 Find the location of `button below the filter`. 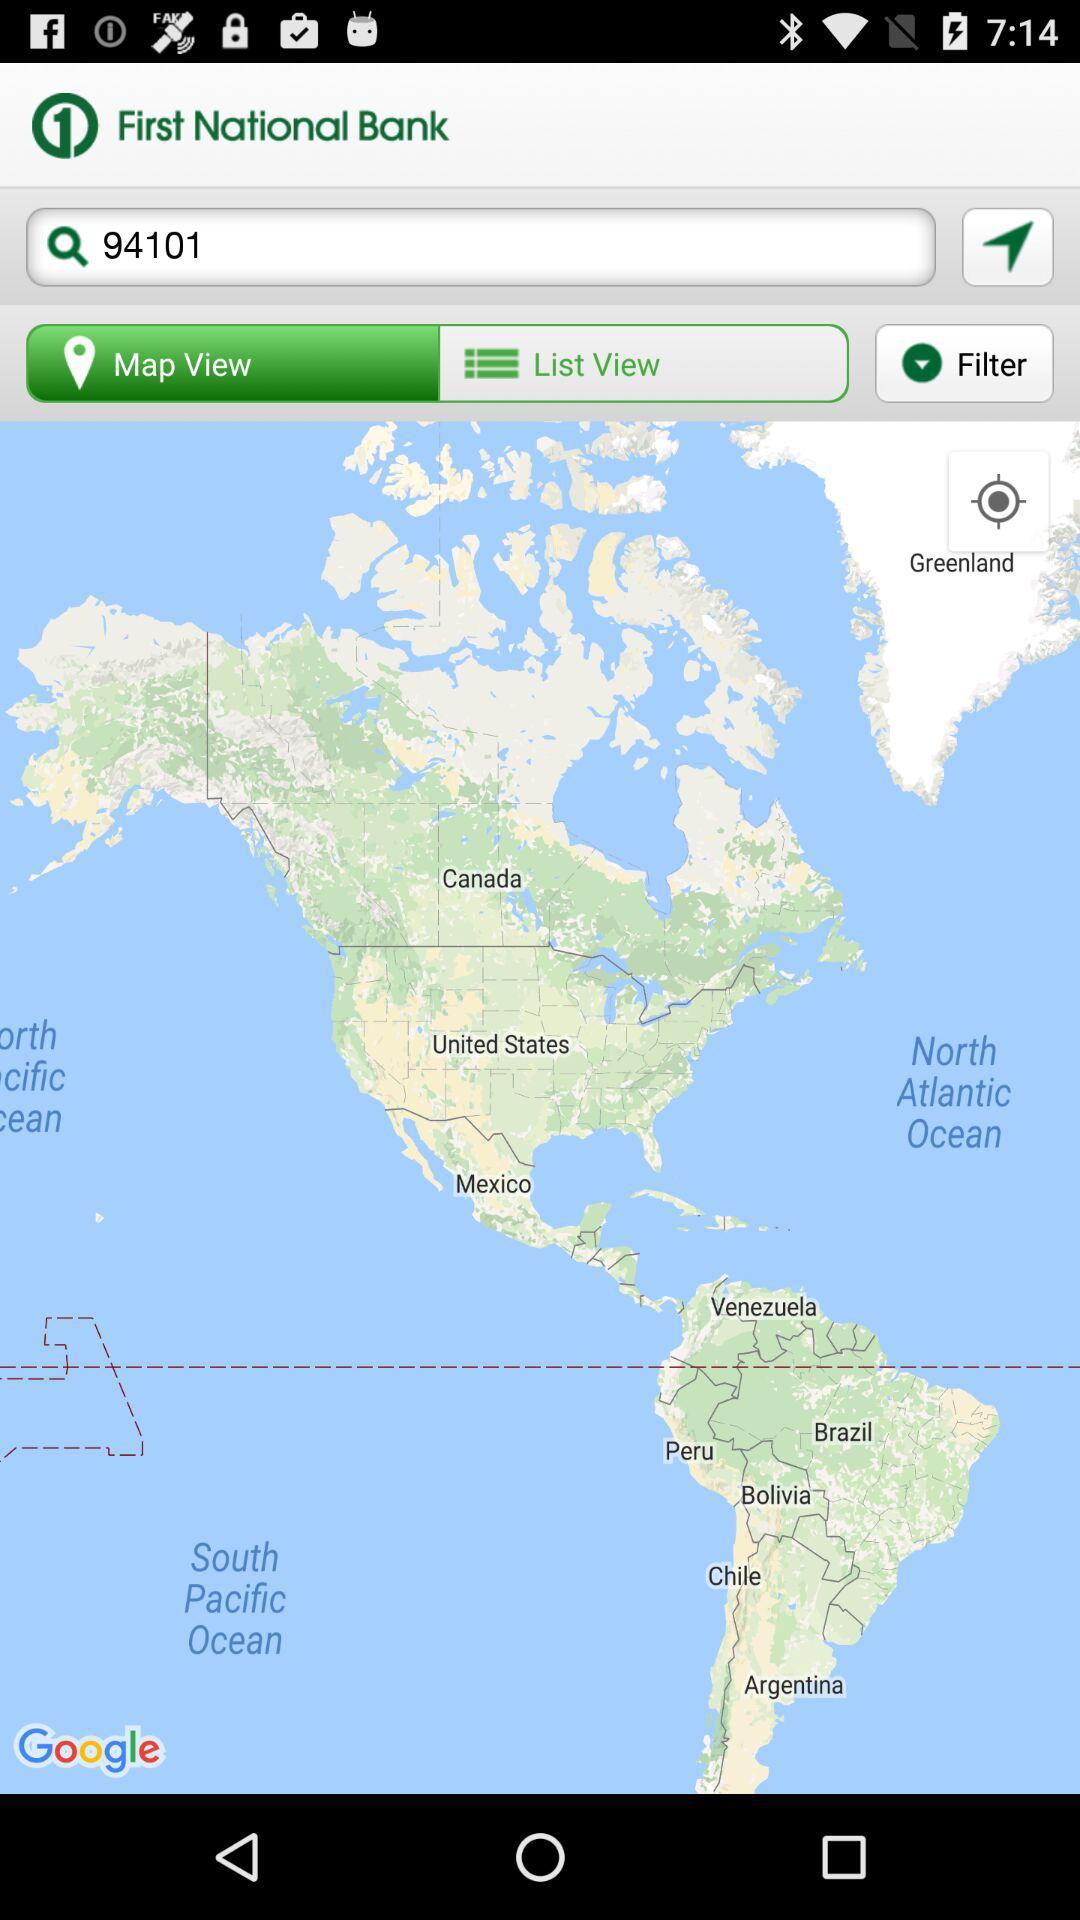

button below the filter is located at coordinates (998, 502).